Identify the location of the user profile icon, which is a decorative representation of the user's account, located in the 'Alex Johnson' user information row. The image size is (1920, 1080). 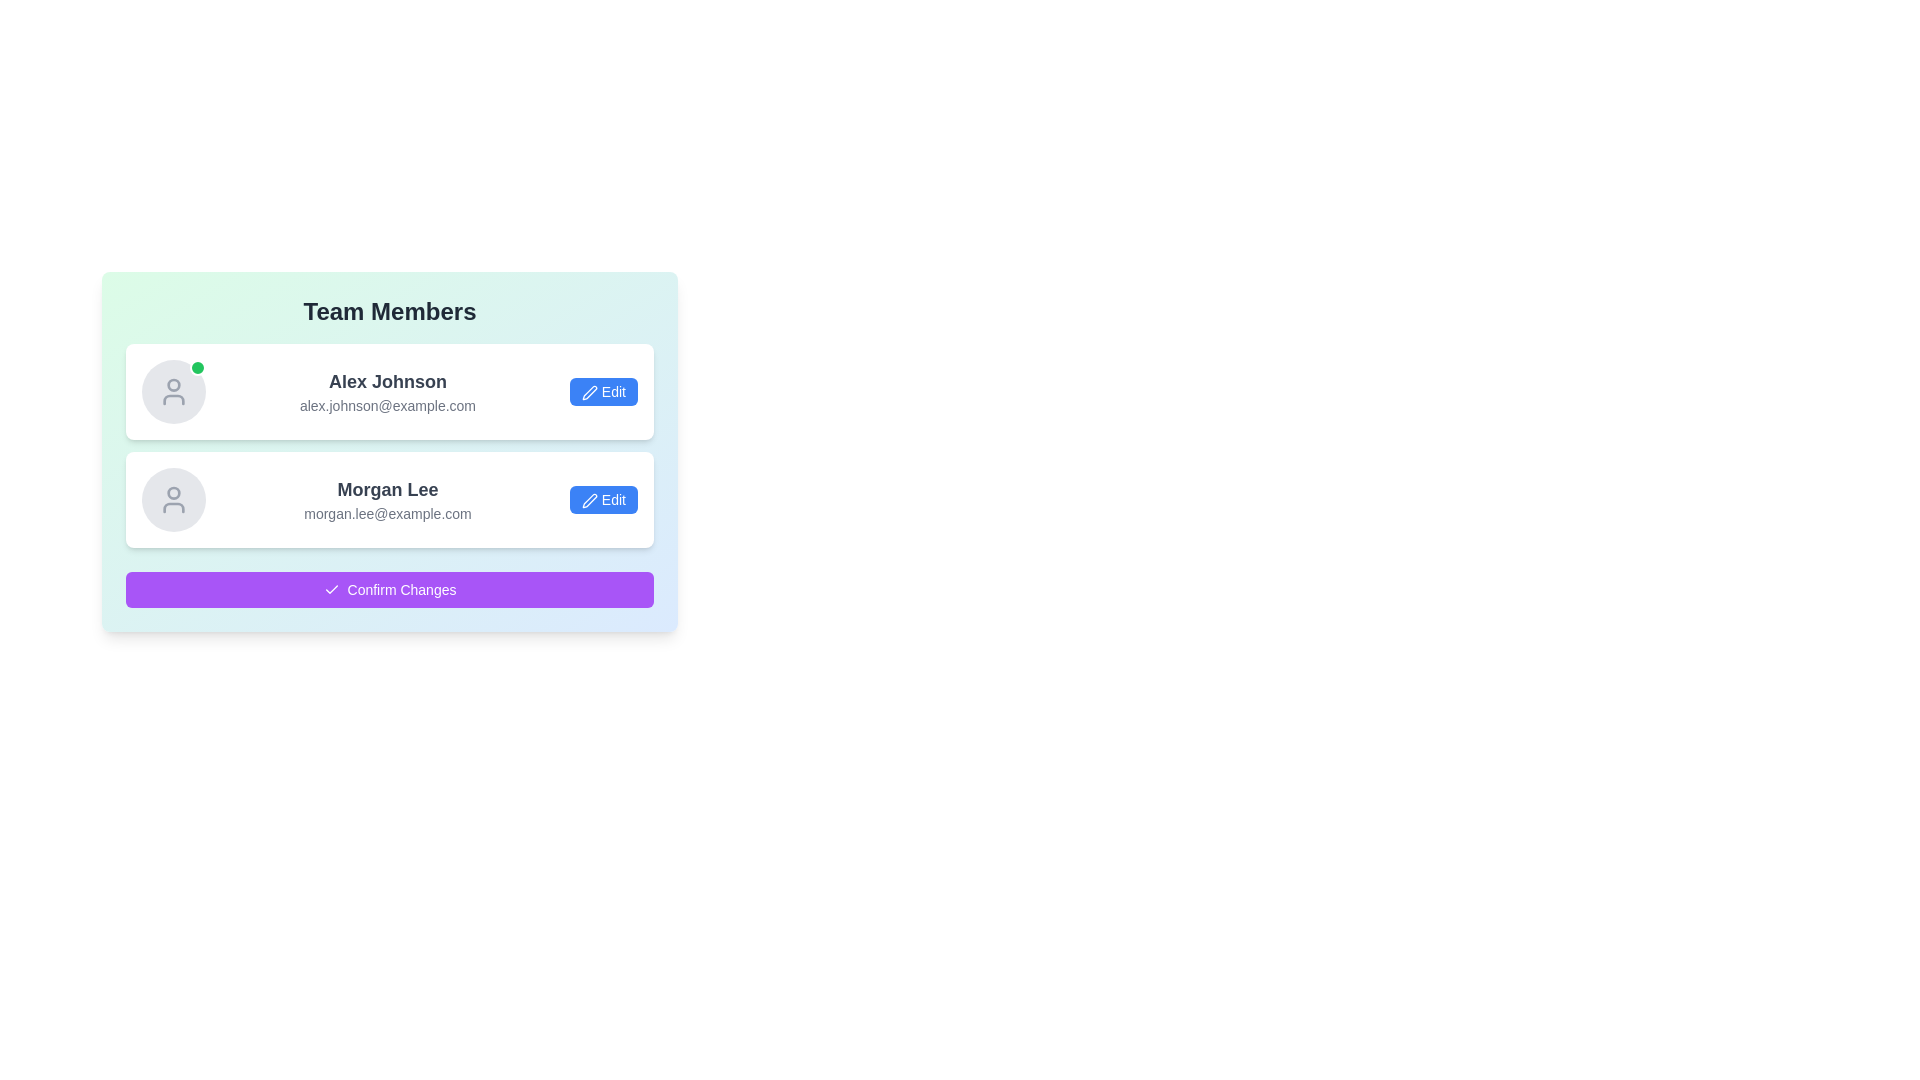
(173, 392).